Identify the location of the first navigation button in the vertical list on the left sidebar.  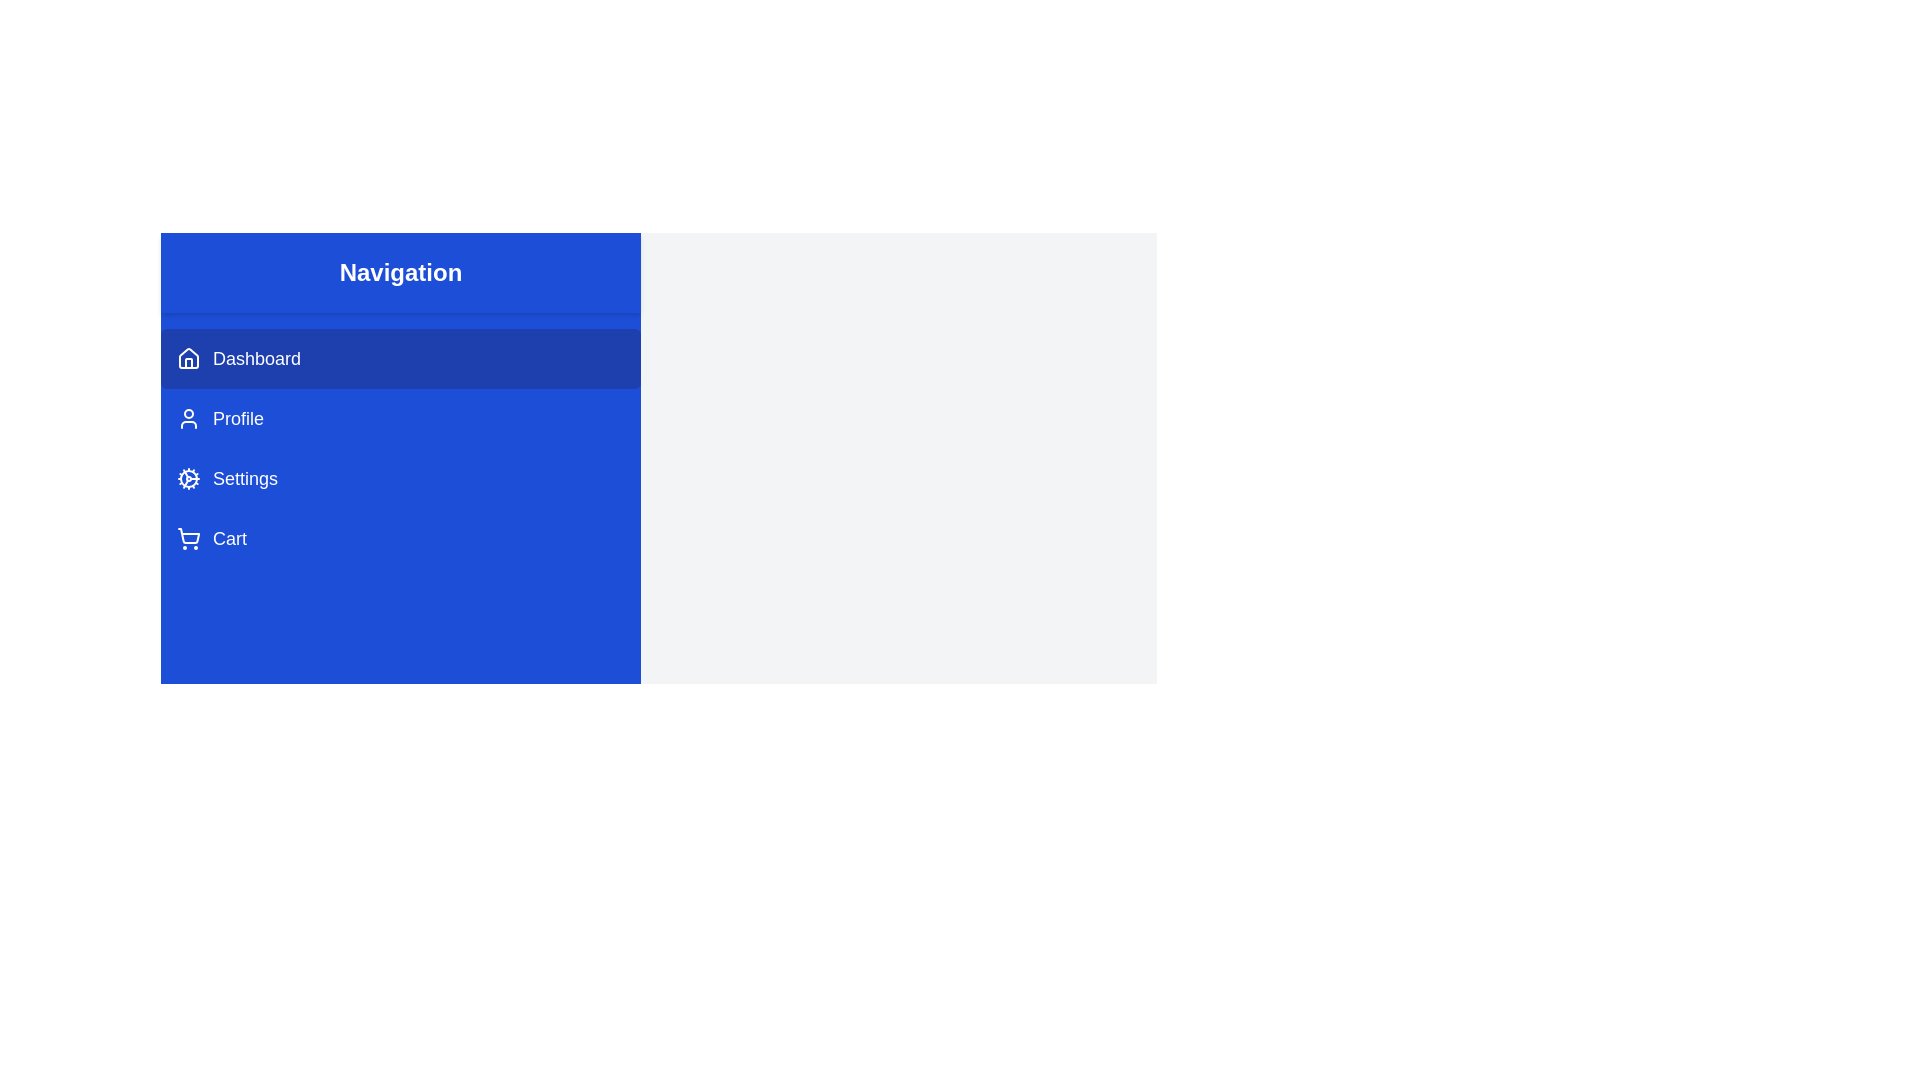
(400, 357).